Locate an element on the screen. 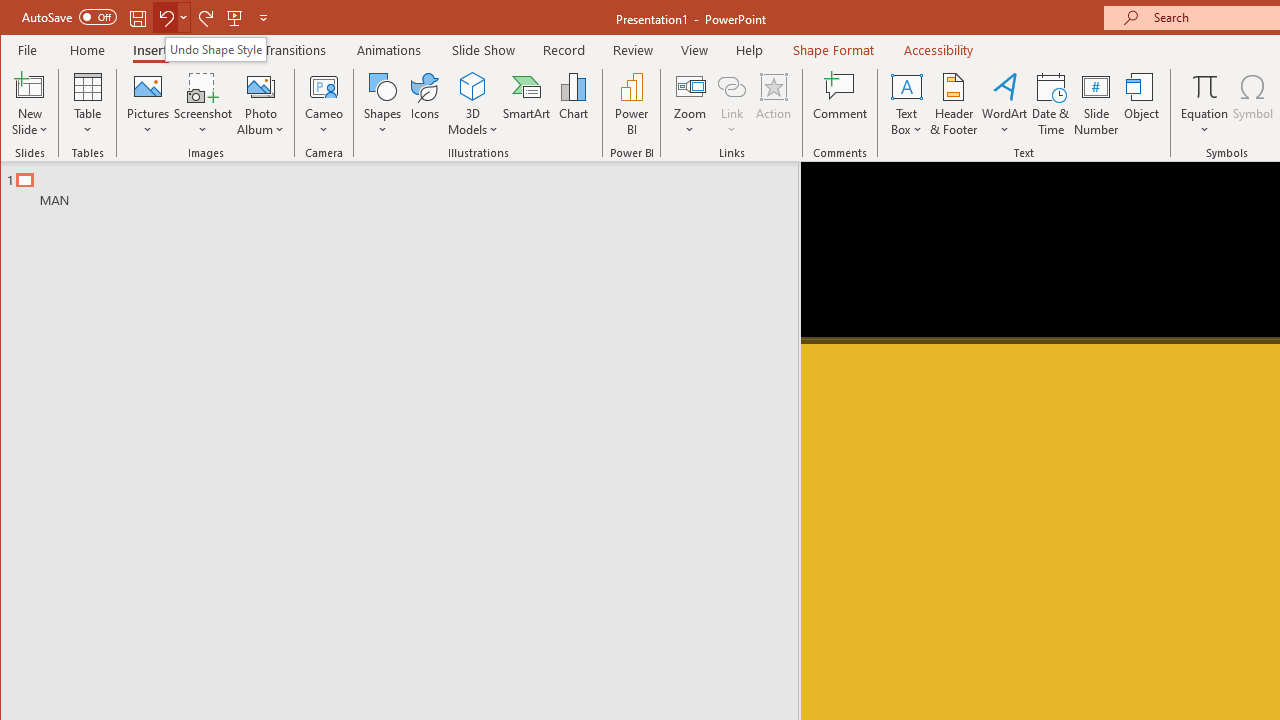 Image resolution: width=1280 pixels, height=720 pixels. 'Review' is located at coordinates (631, 49).